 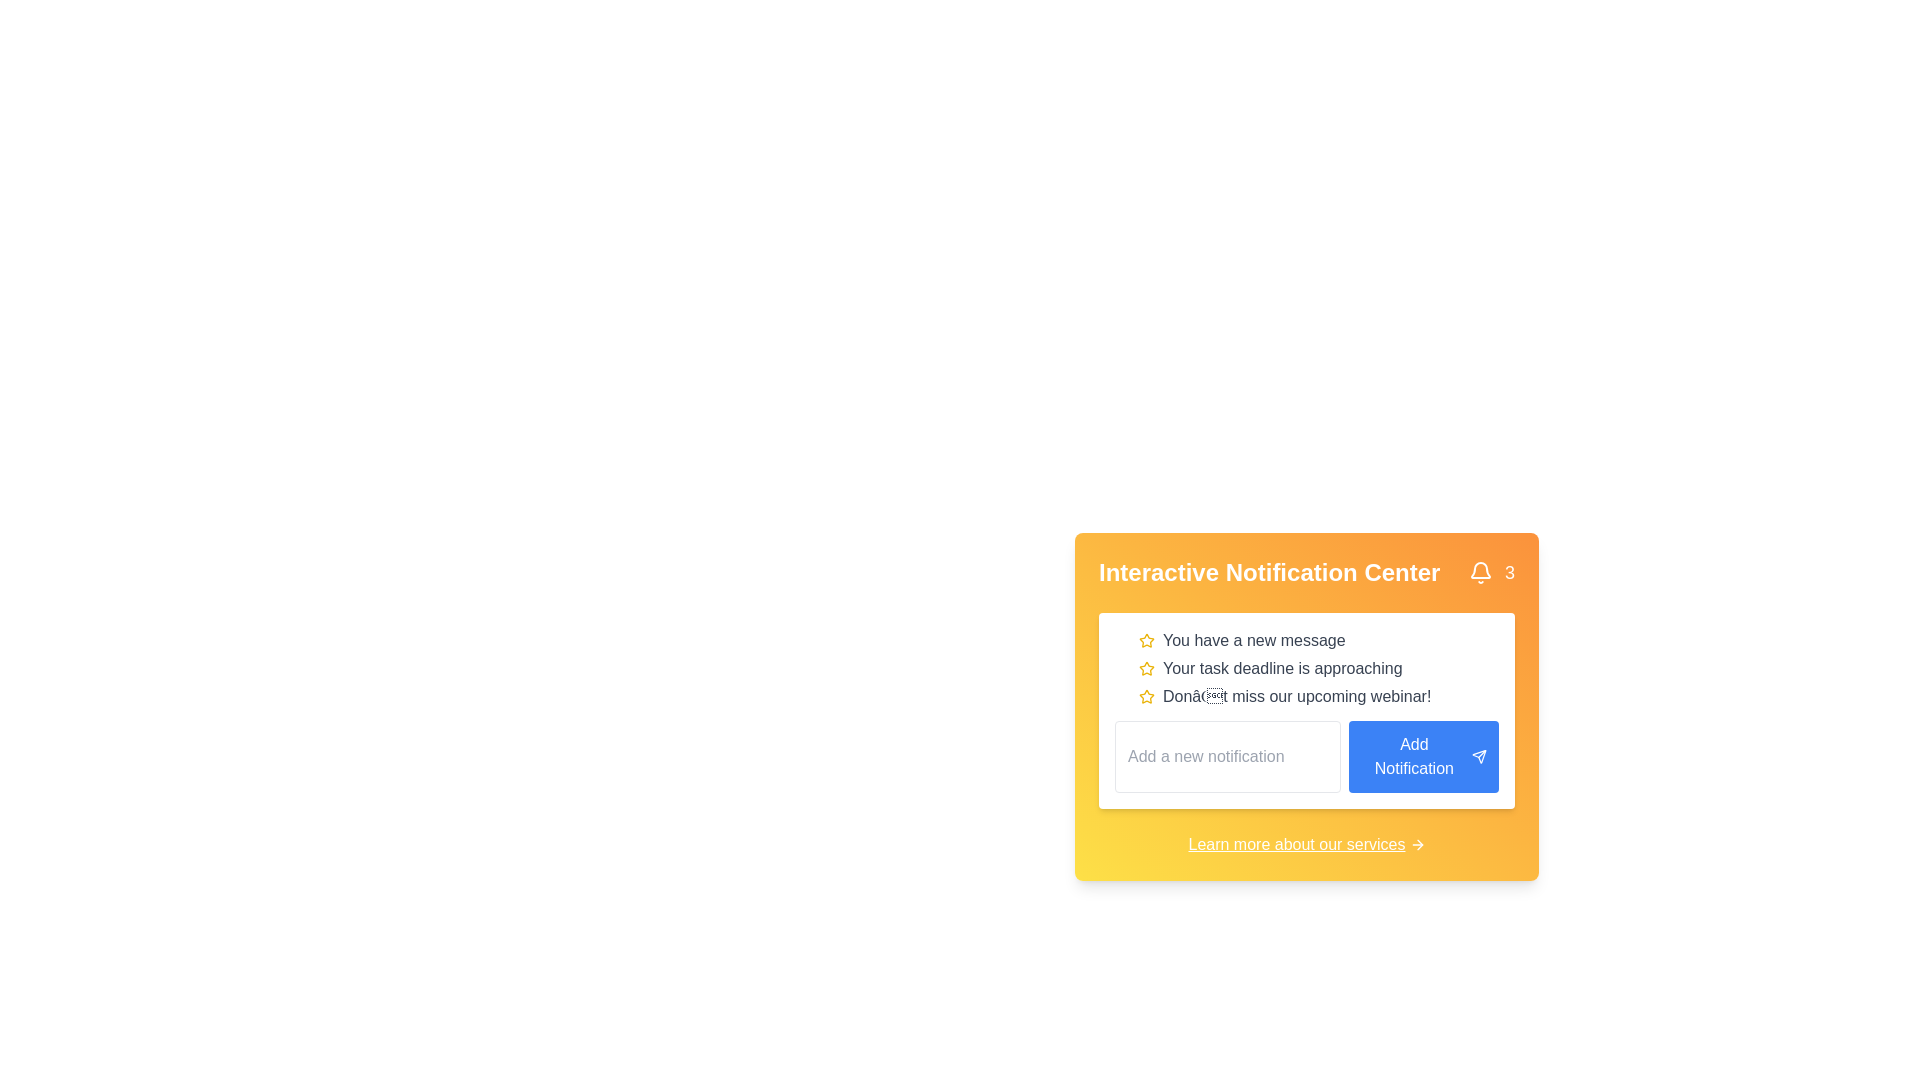 What do you see at coordinates (1416, 844) in the screenshot?
I see `the small rightward arrow icon adjacent to the text 'Learn more about our services' in the notification panel` at bounding box center [1416, 844].